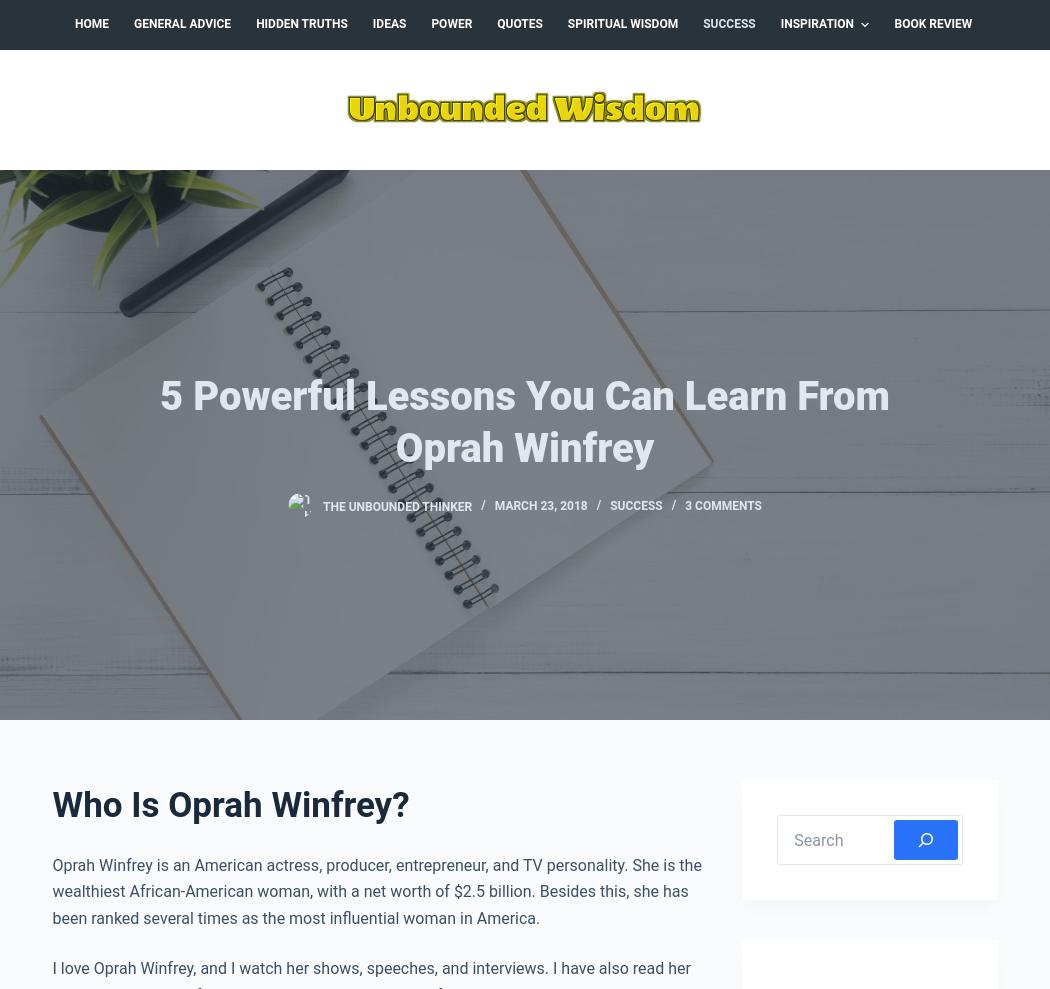 This screenshot has width=1050, height=989. I want to click on 'Samantha', so click(185, 622).